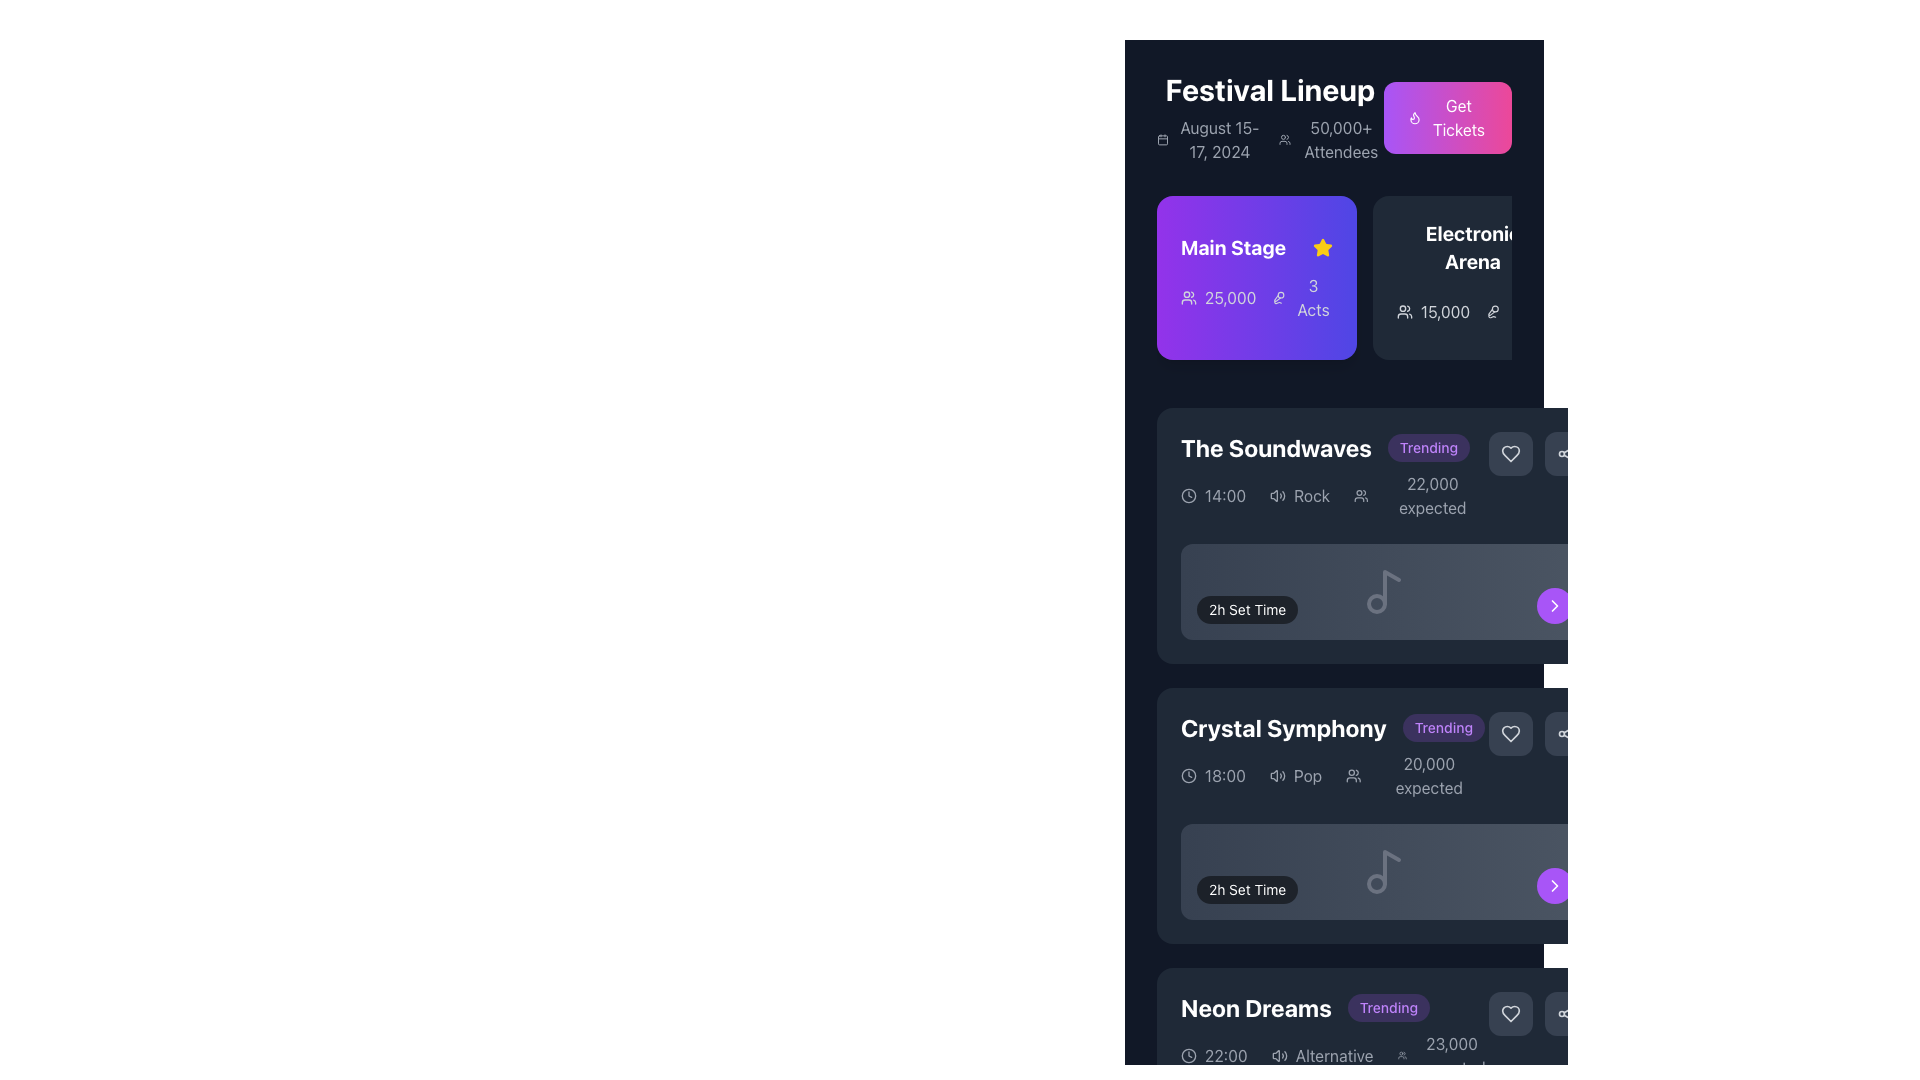 This screenshot has height=1080, width=1920. I want to click on the list item labeled 'Crystal Symphony' with the 'Trending' badge, which is styled with a bold white font and a purple background, located below 'The Soundwaves', so click(1334, 728).